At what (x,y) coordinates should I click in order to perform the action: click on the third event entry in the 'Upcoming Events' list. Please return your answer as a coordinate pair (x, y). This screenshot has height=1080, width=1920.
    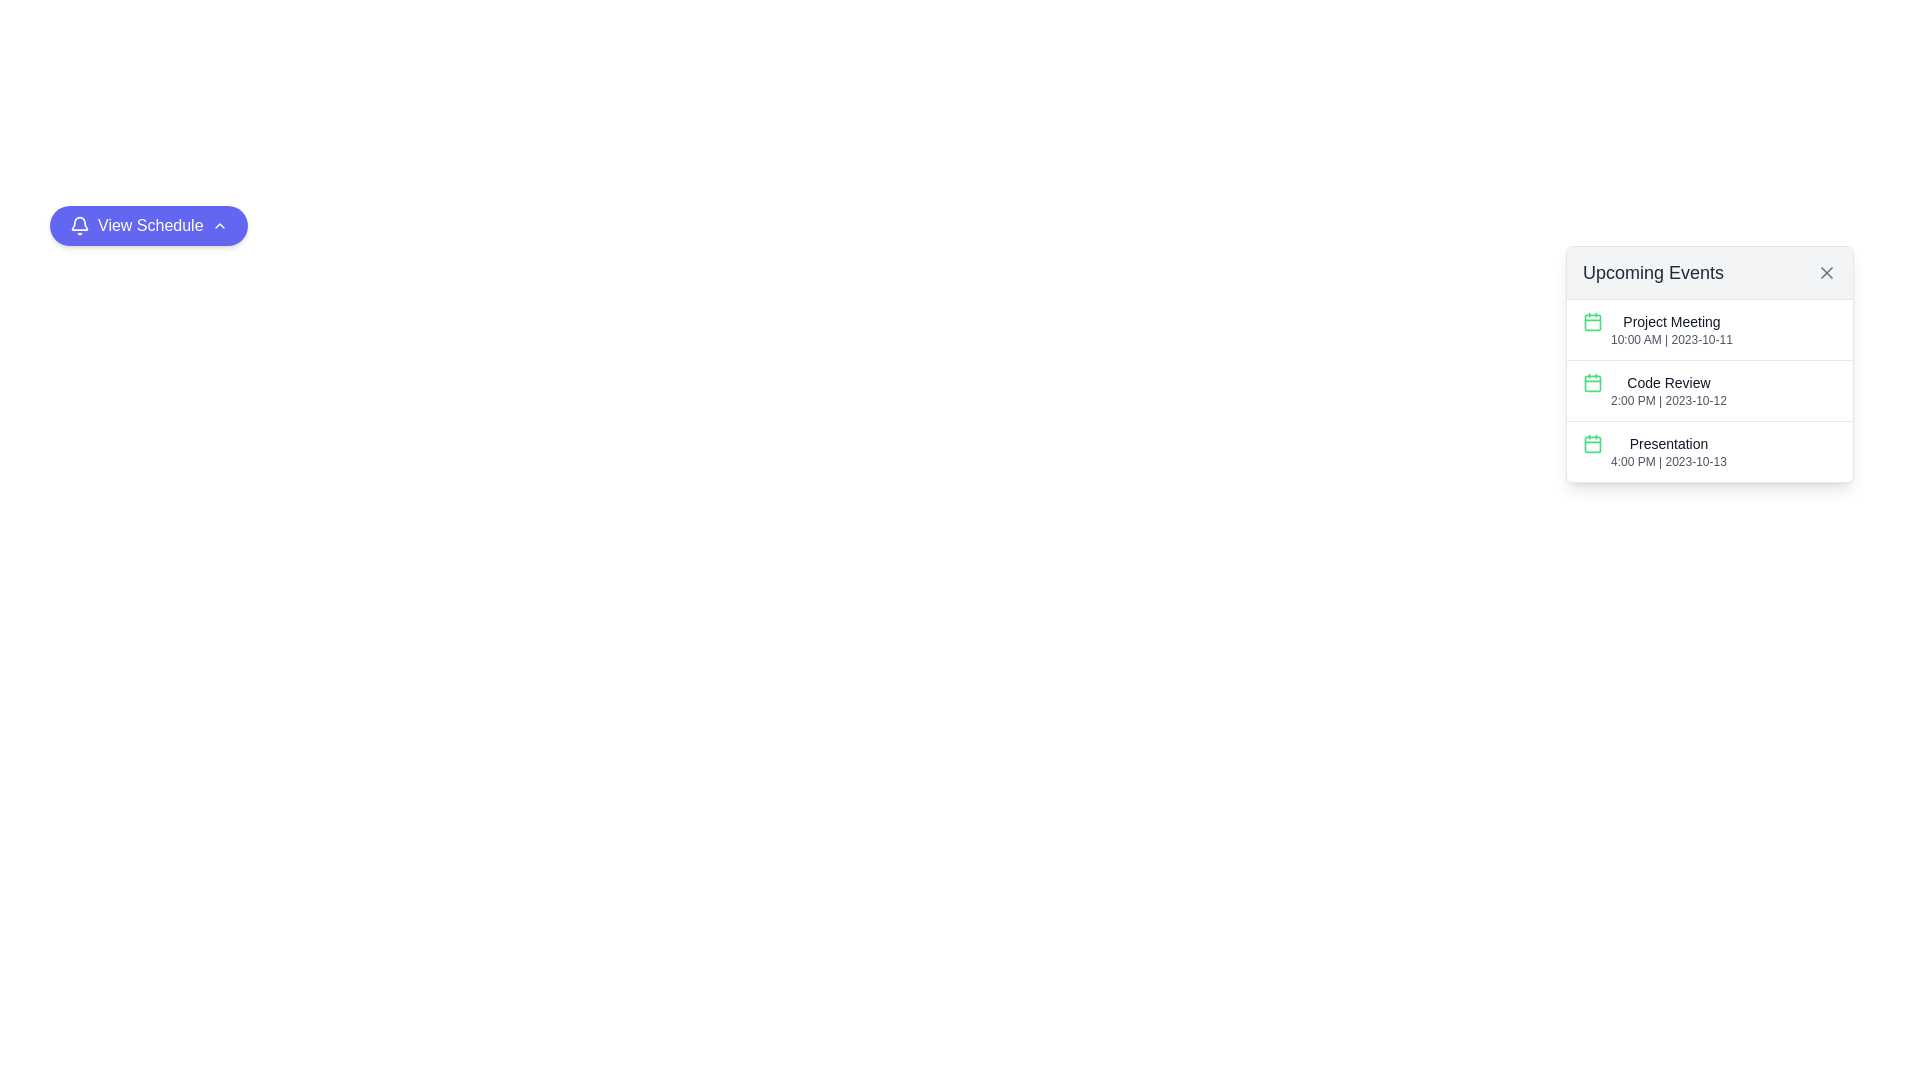
    Looking at the image, I should click on (1668, 451).